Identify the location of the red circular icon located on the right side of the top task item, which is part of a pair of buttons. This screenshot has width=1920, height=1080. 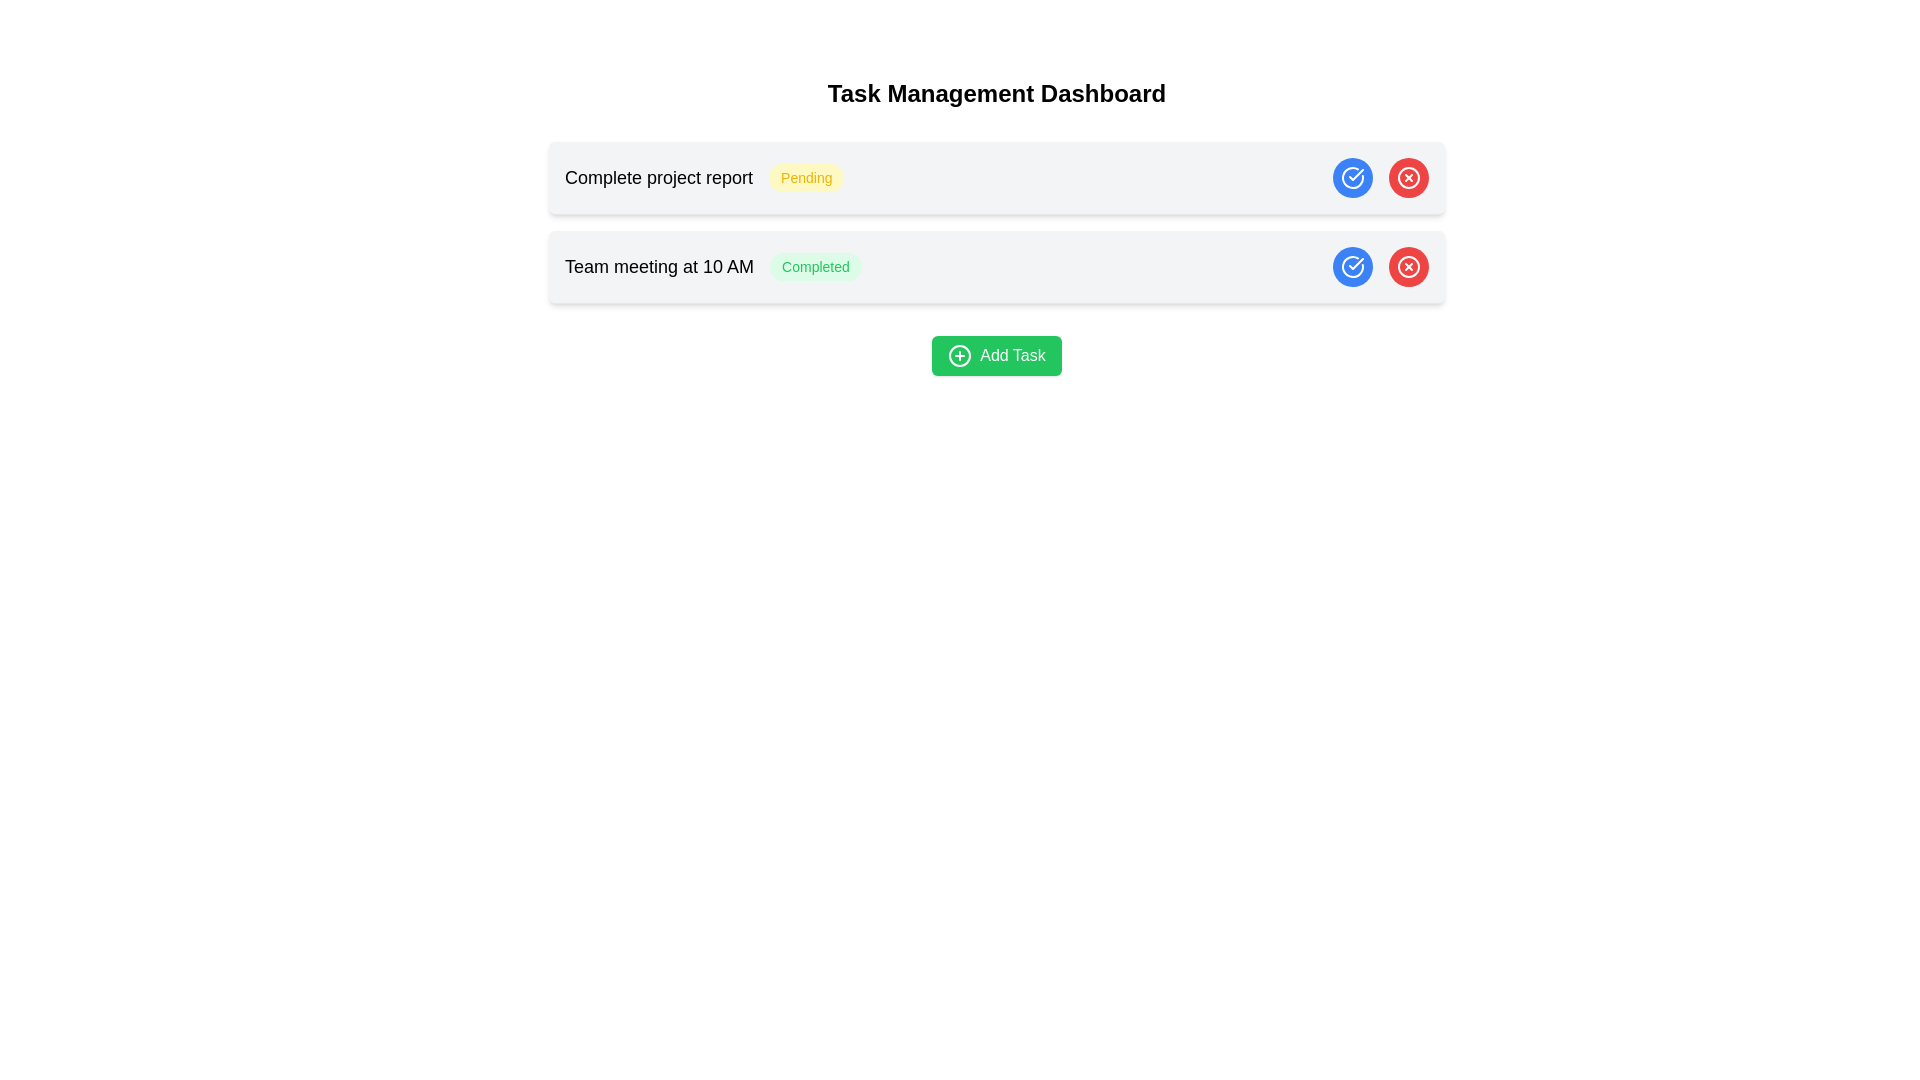
(1408, 265).